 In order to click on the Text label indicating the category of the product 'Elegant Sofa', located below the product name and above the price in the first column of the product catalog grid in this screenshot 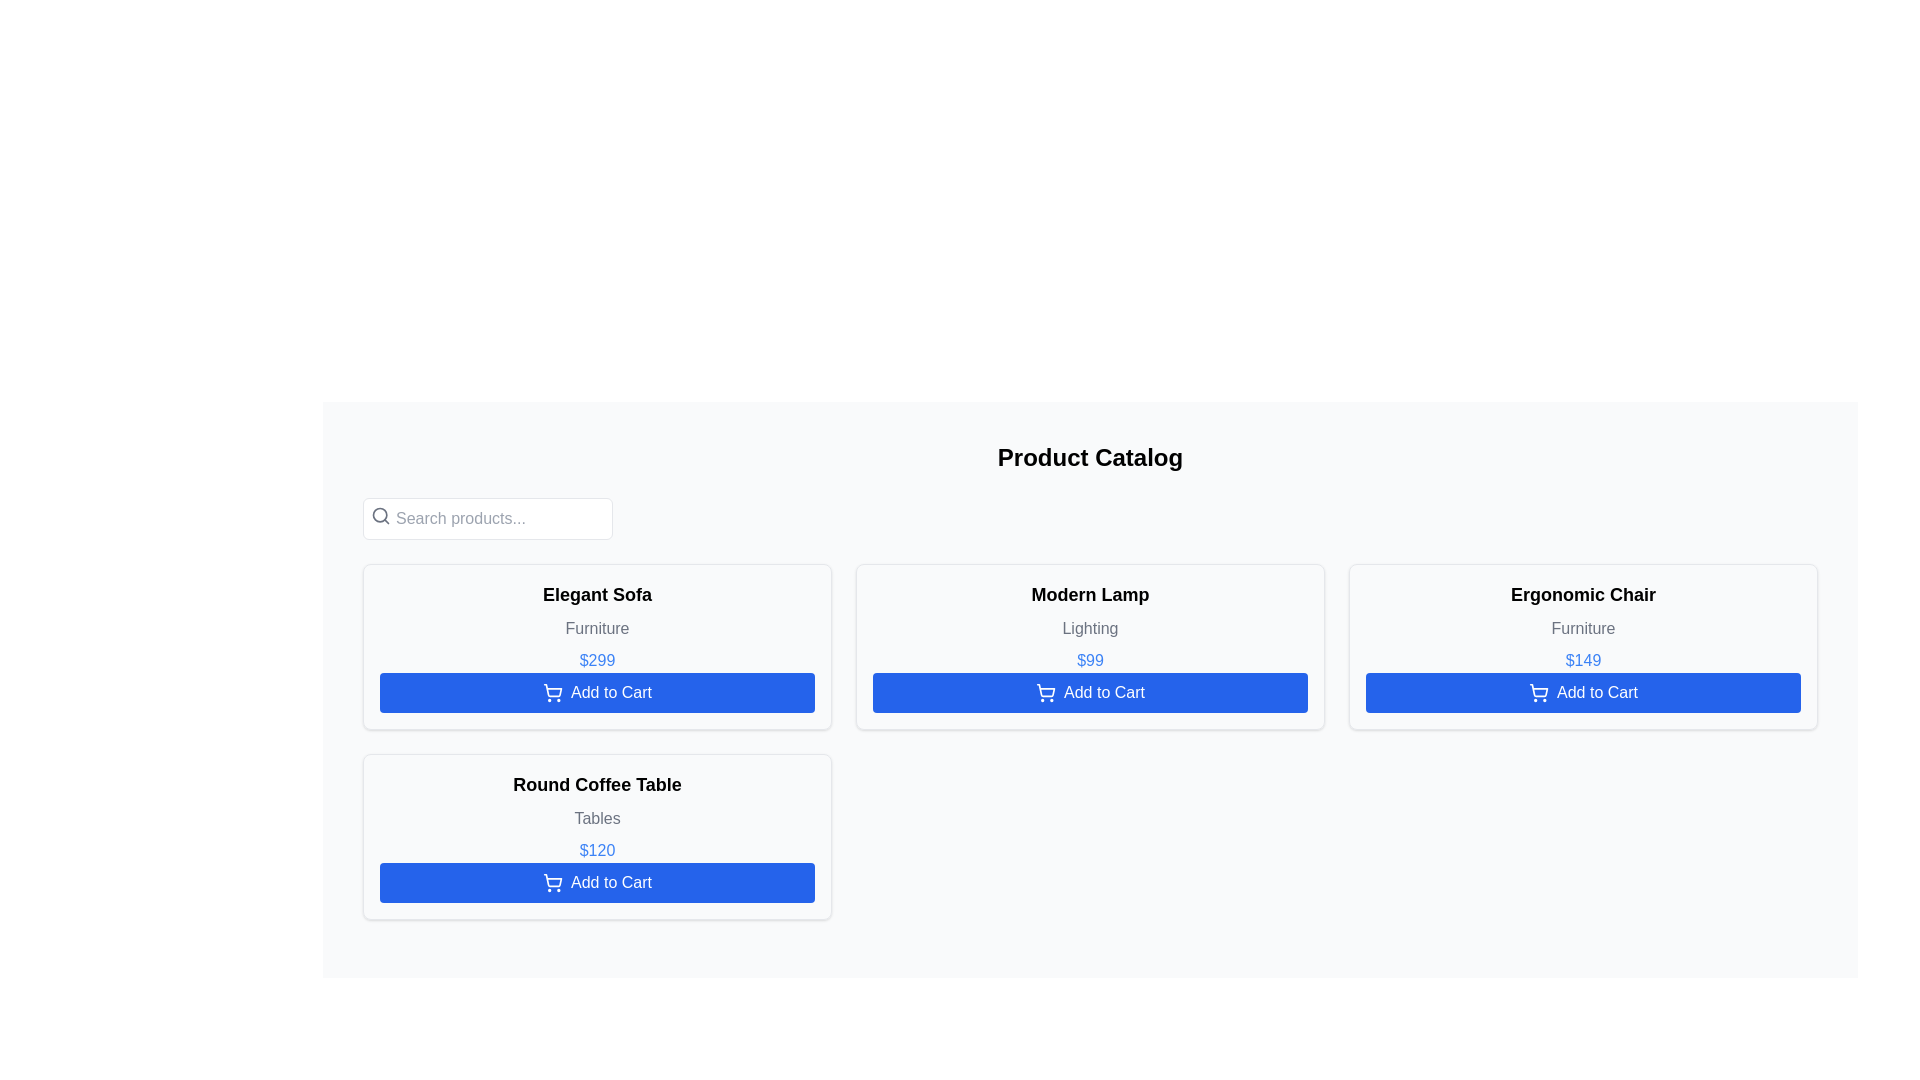, I will do `click(596, 627)`.